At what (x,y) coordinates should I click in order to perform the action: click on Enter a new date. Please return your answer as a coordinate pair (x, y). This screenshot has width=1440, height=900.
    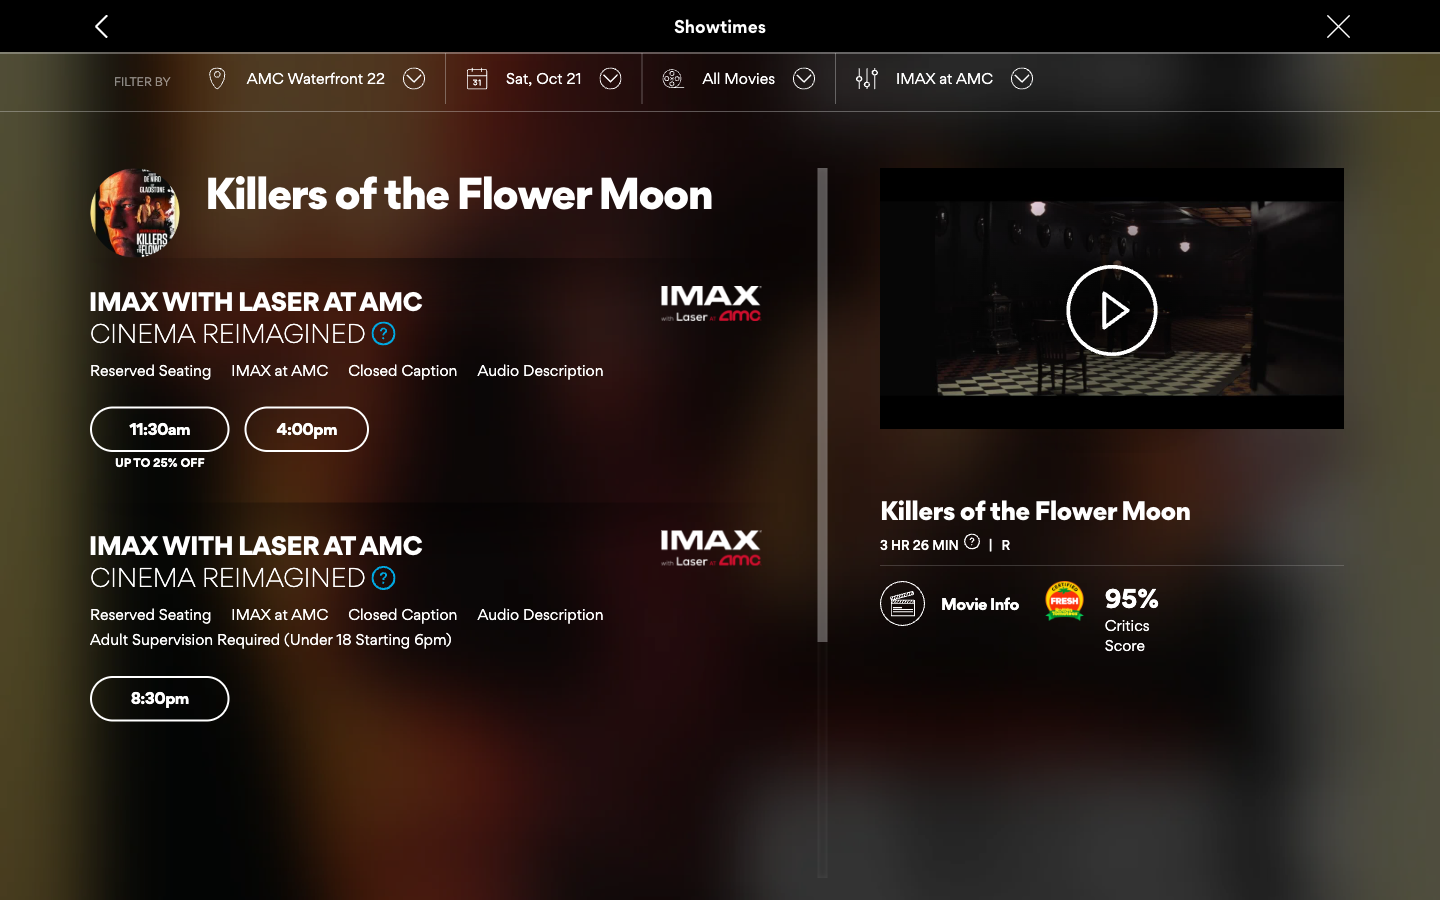
    Looking at the image, I should click on (543, 77).